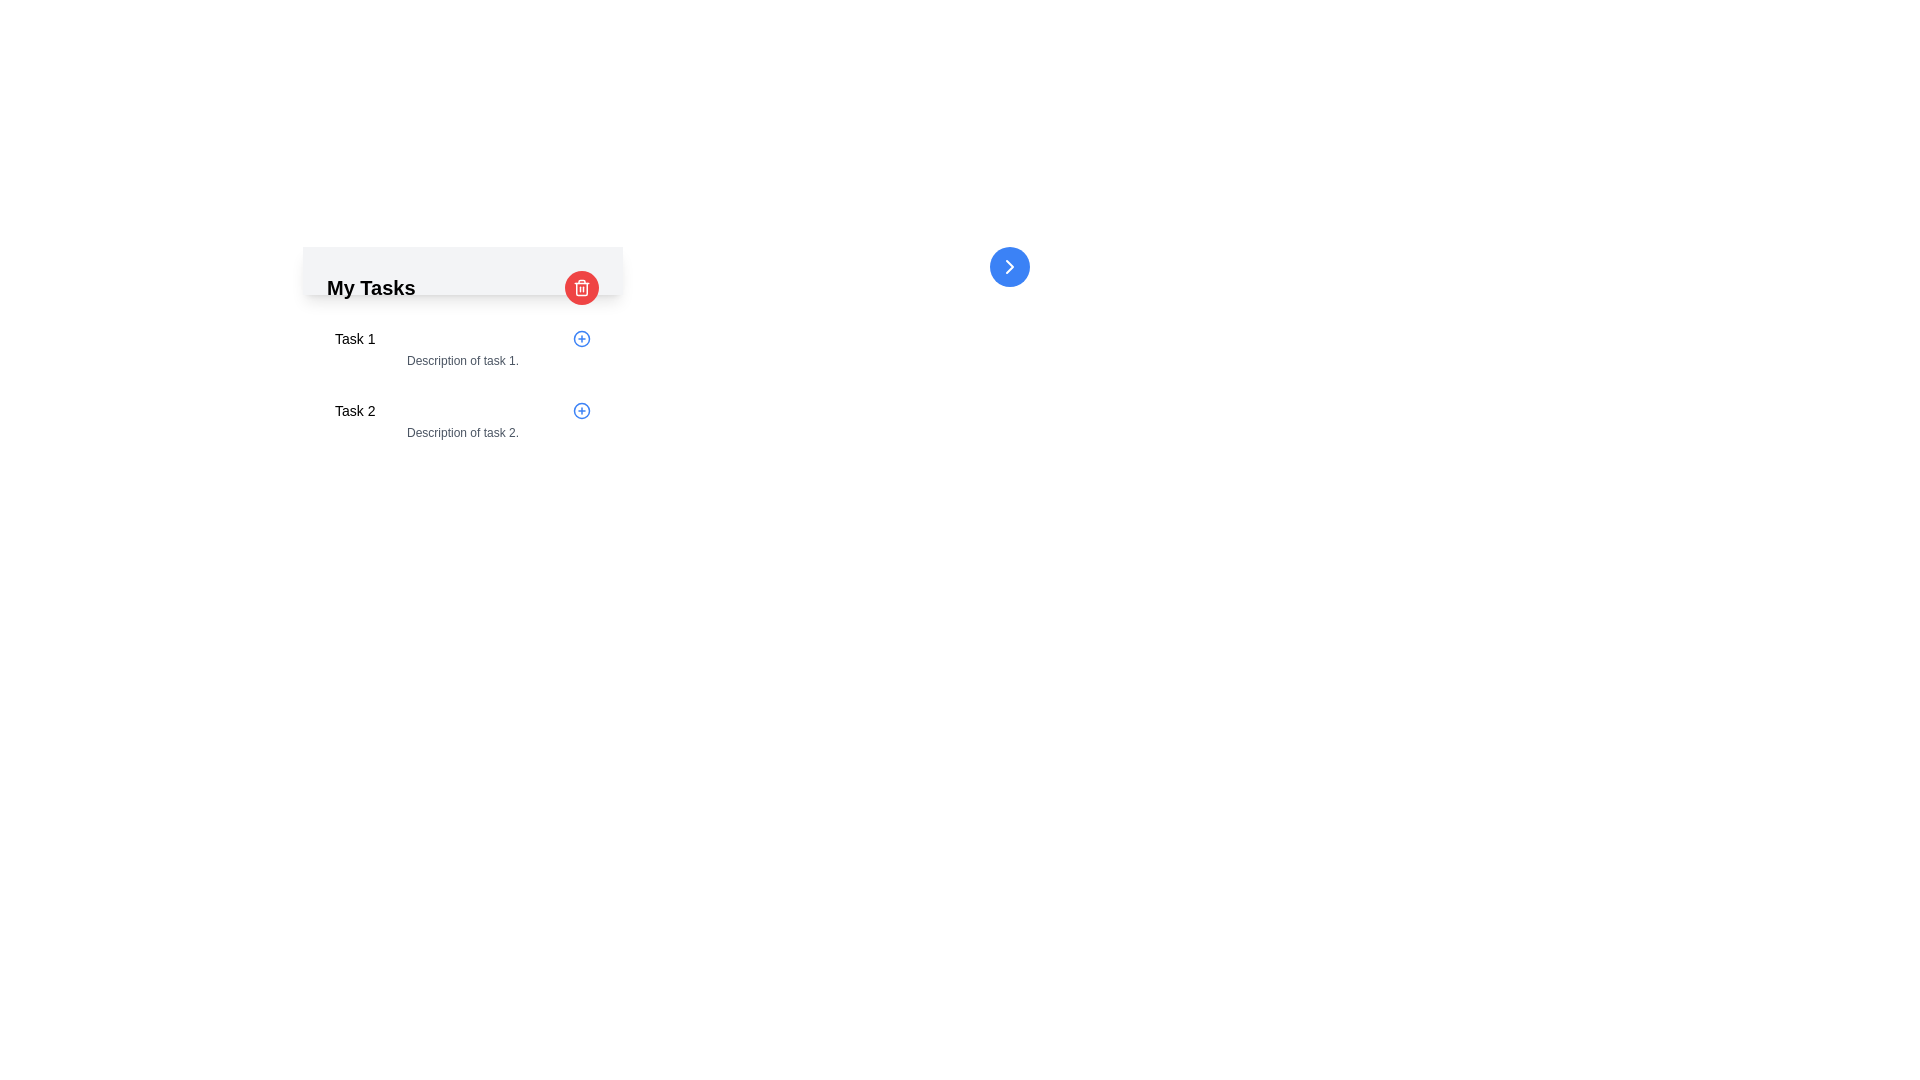 The width and height of the screenshot is (1920, 1080). What do you see at coordinates (580, 410) in the screenshot?
I see `the circular '+' icon button located to the right of the 'Task 2' label` at bounding box center [580, 410].